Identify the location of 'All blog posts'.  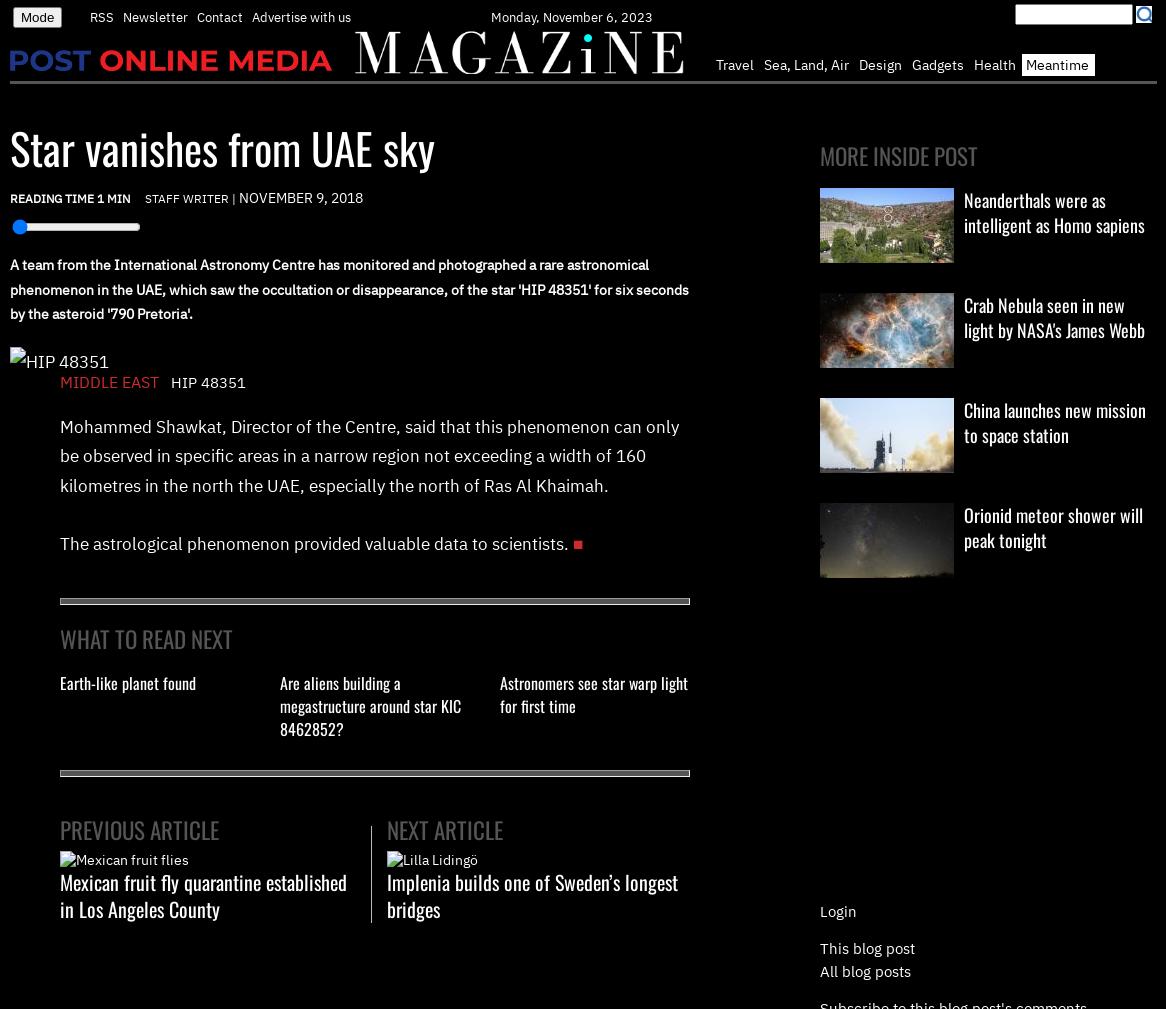
(820, 970).